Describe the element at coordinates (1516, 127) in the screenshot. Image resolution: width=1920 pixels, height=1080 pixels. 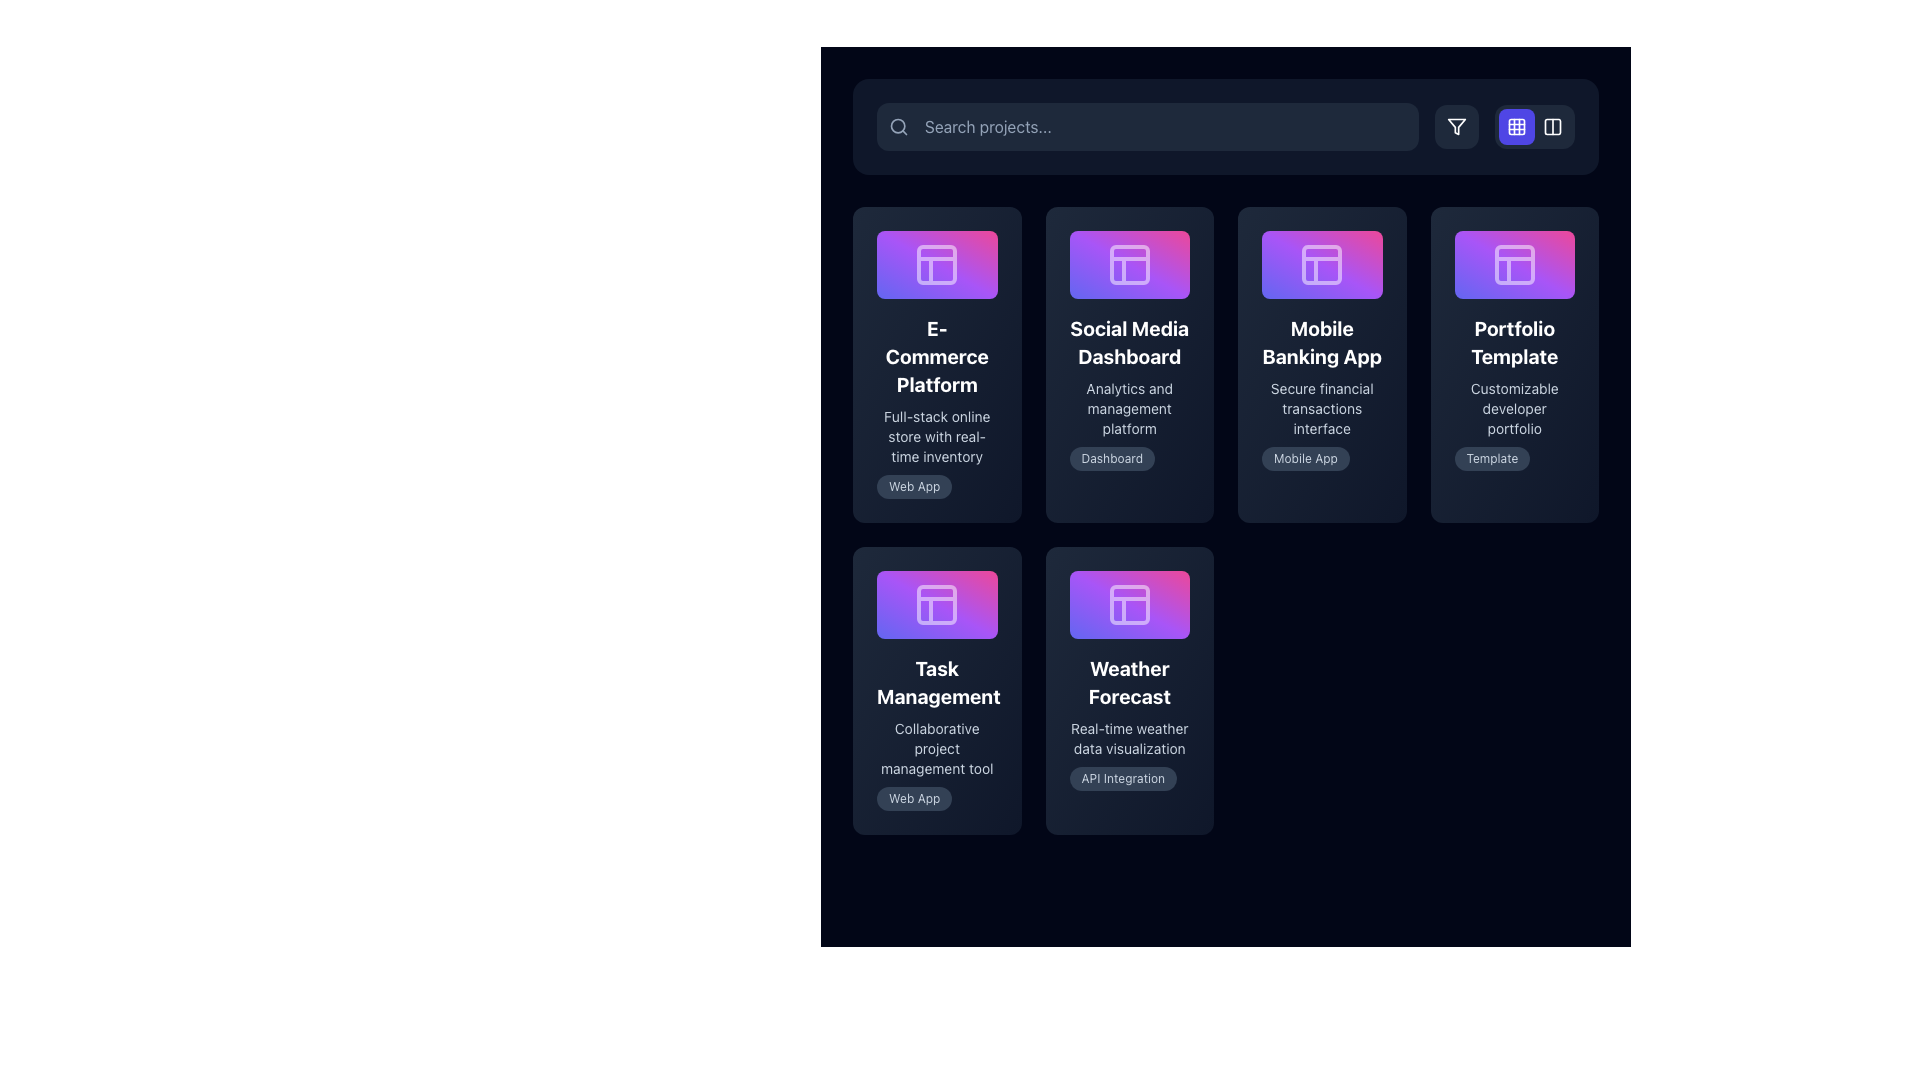
I see `the center square of the grid icon element located at the top-right section of the layout, which is styled with rounded corners and matches the theme of the surrounding grid lines` at that location.